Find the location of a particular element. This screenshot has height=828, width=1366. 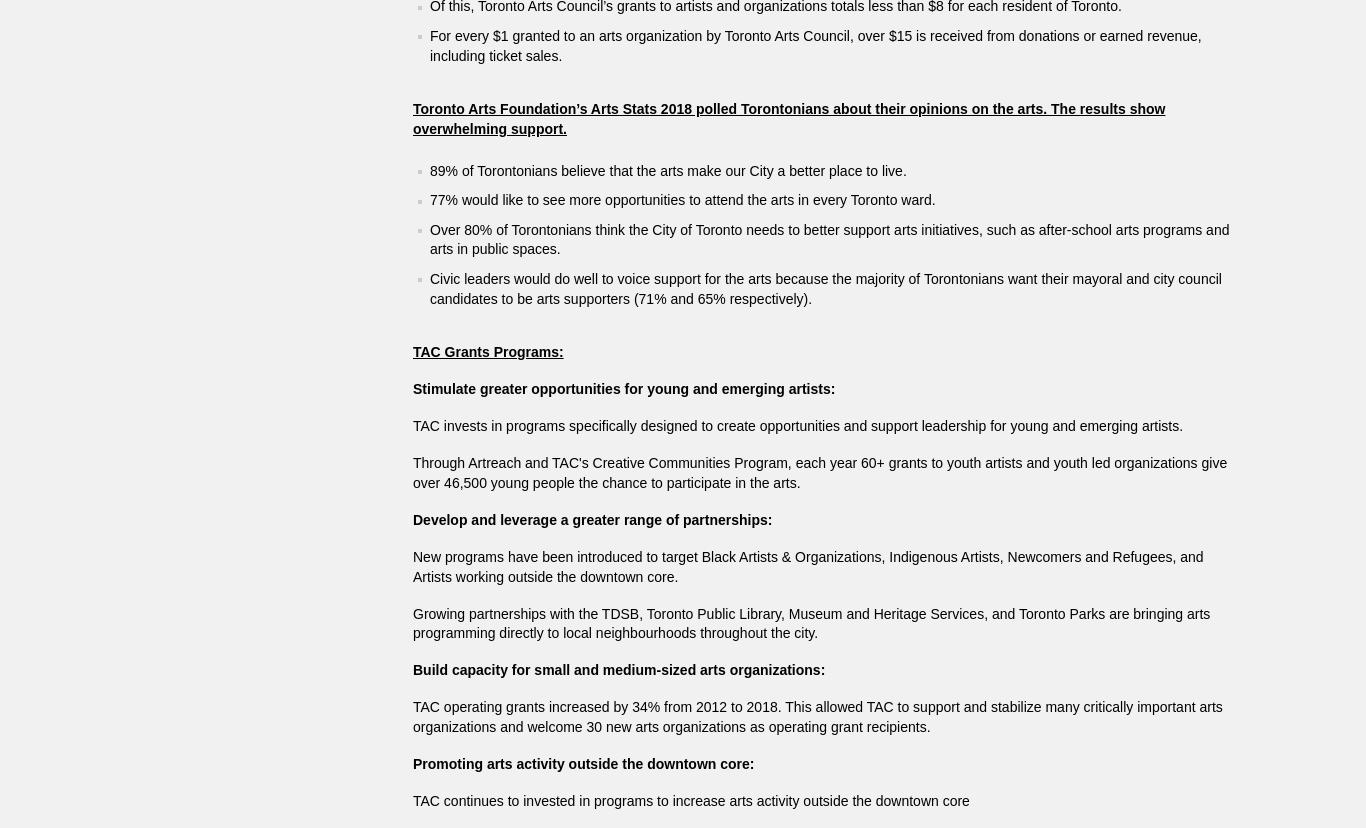

'Civic leaders would do well to voice support for the arts because the majority of Torontonians want their mayoral and city council candidates to be arts supporters (71% and 65% respectively).' is located at coordinates (429, 288).